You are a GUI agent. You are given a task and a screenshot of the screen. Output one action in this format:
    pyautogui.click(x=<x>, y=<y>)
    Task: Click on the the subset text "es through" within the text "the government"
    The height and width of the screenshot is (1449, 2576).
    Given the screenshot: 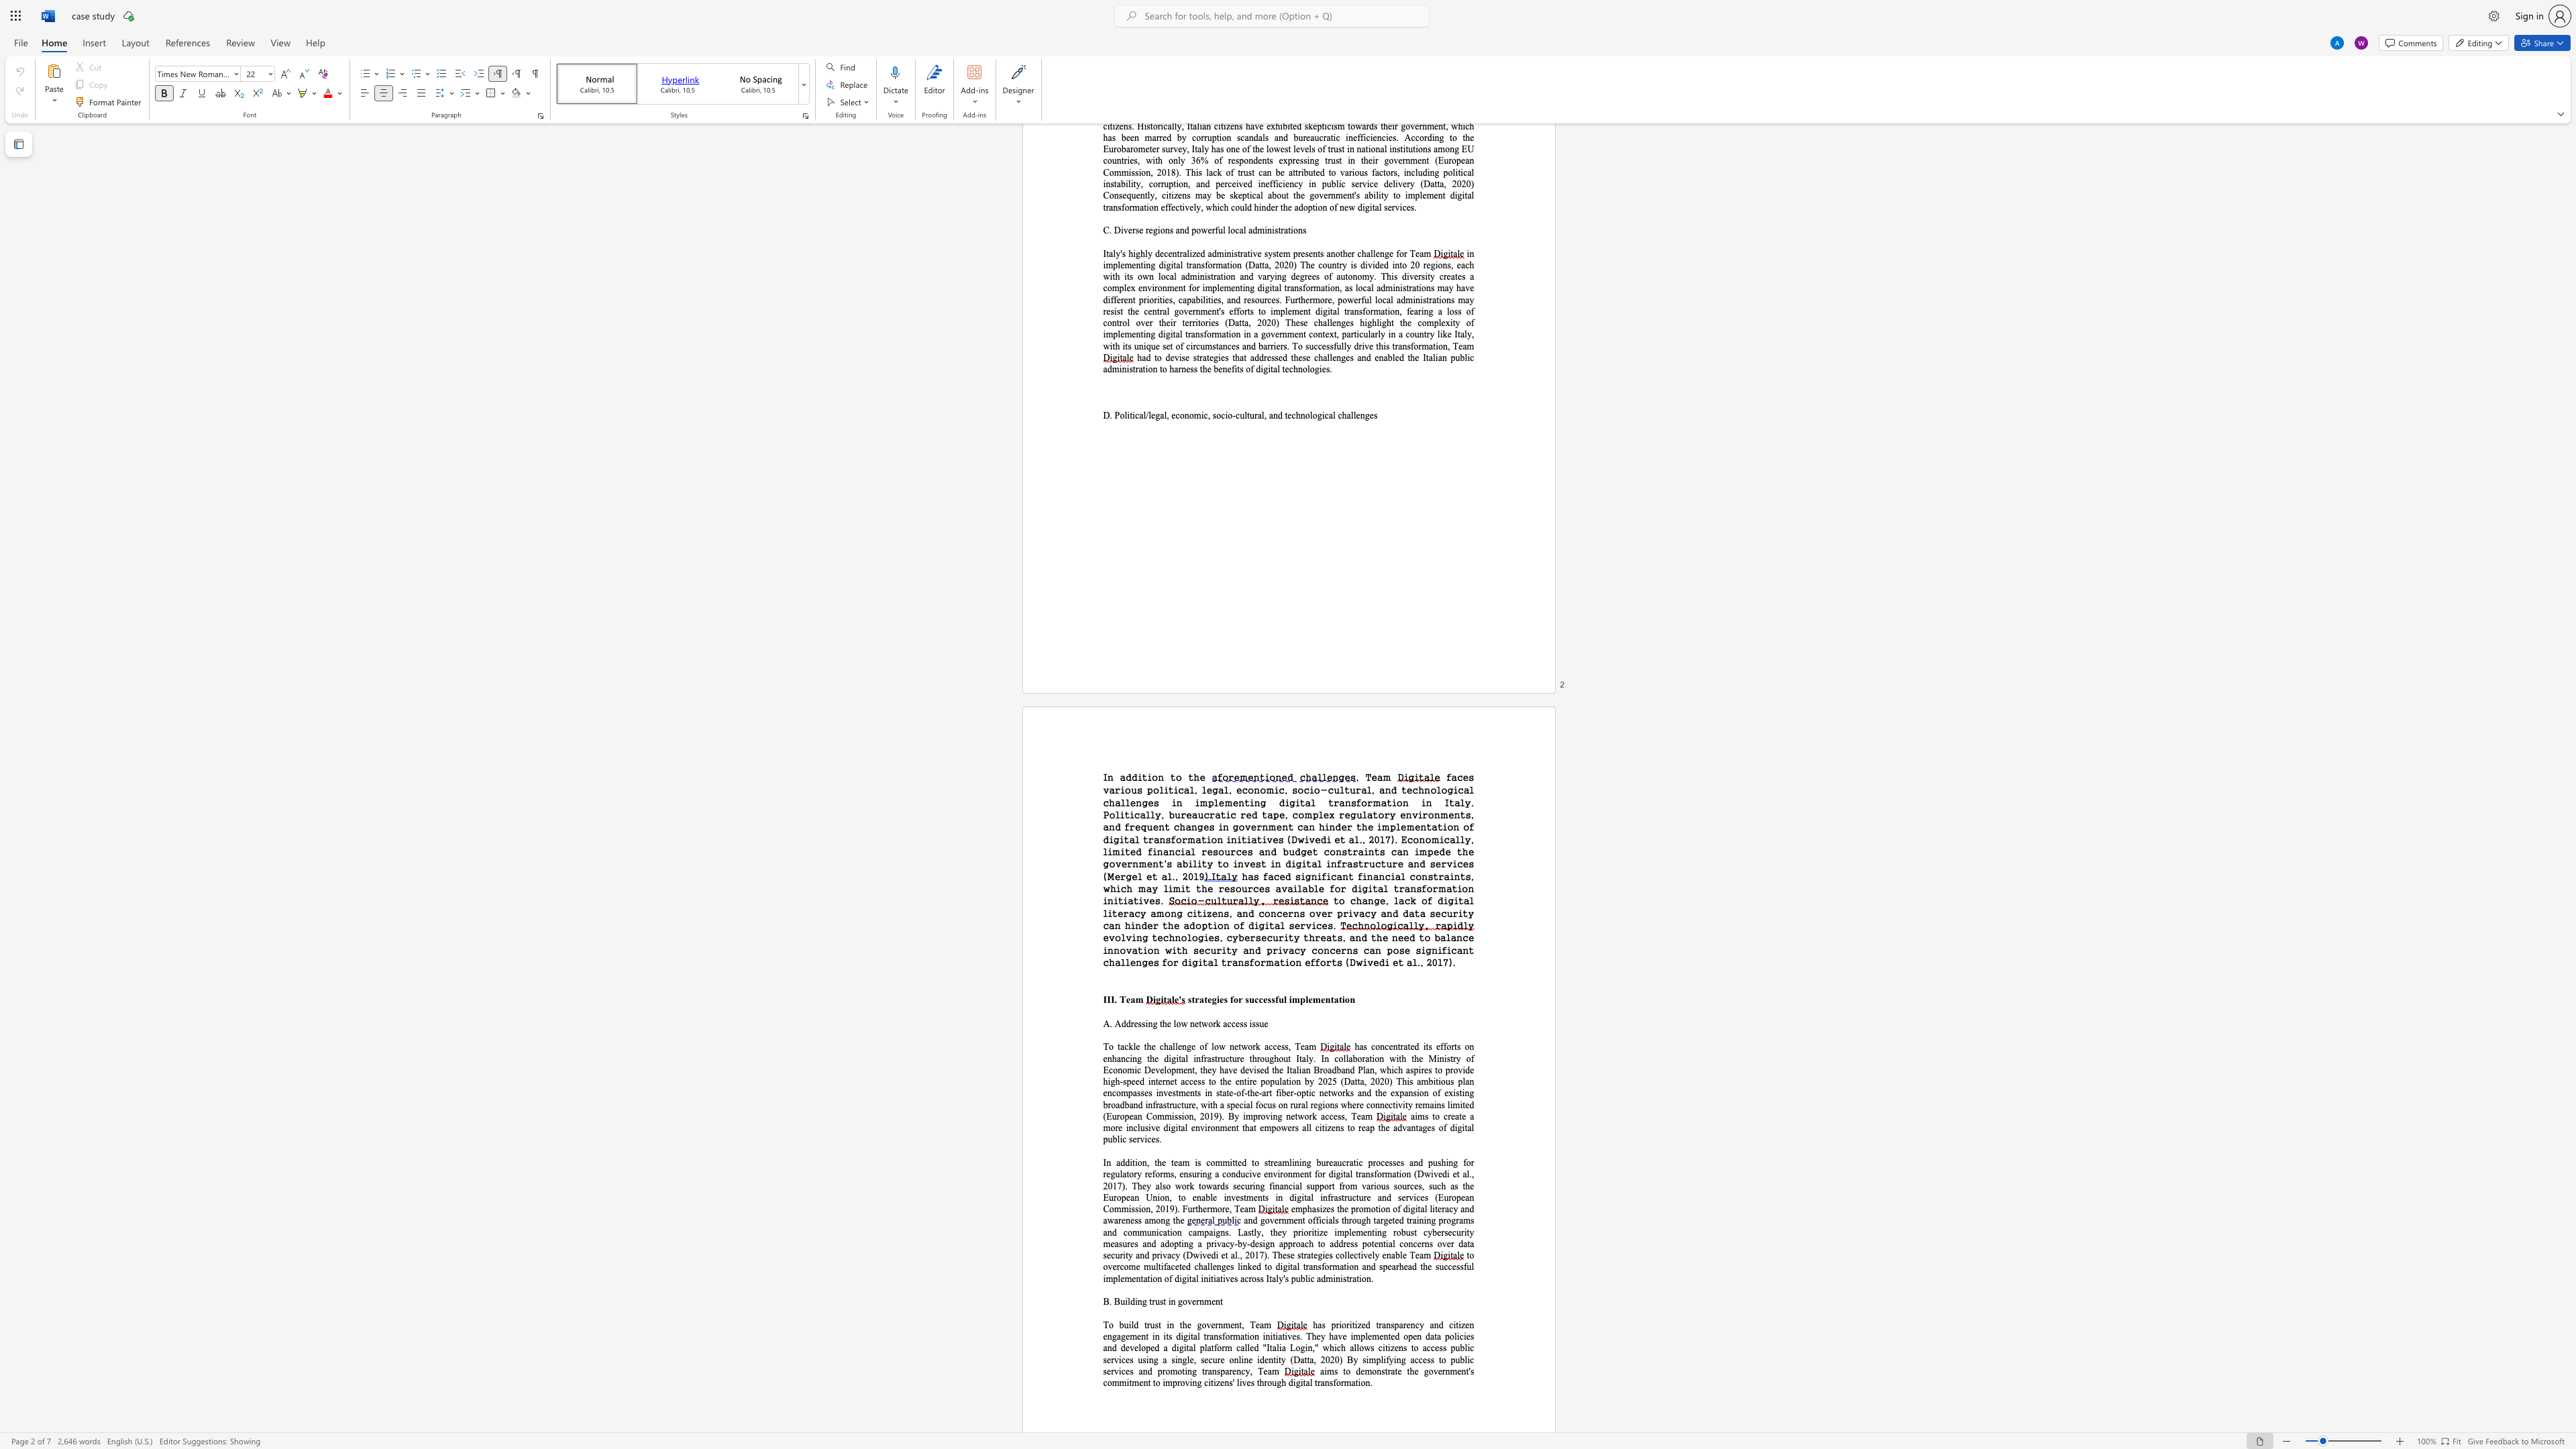 What is the action you would take?
    pyautogui.click(x=1245, y=1383)
    